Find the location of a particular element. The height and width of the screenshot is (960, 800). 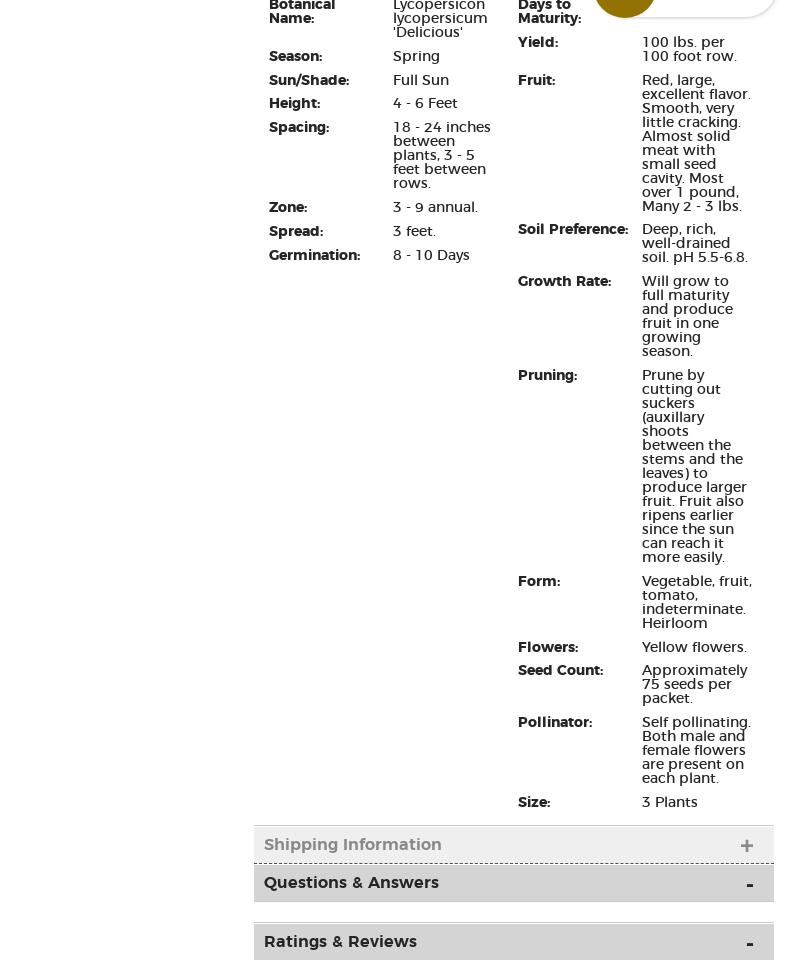

'Form:' is located at coordinates (538, 580).